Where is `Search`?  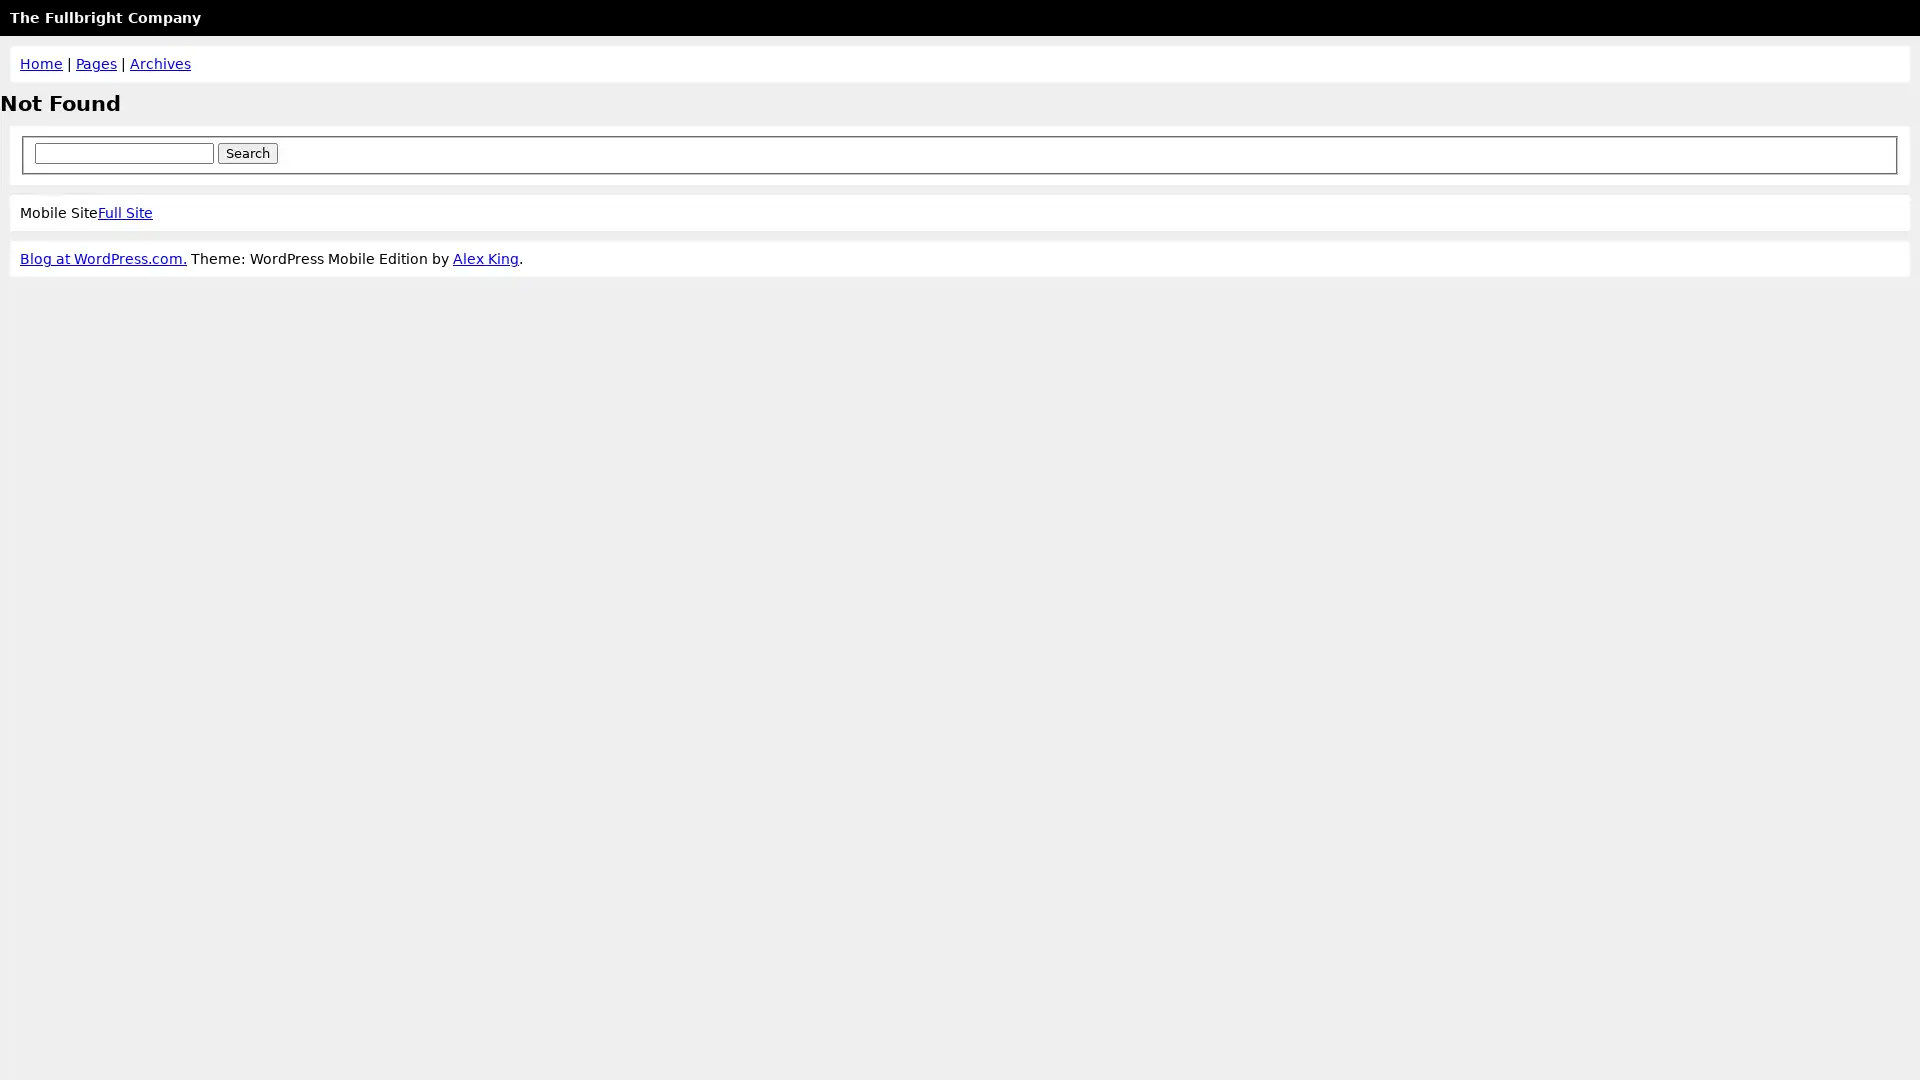
Search is located at coordinates (245, 151).